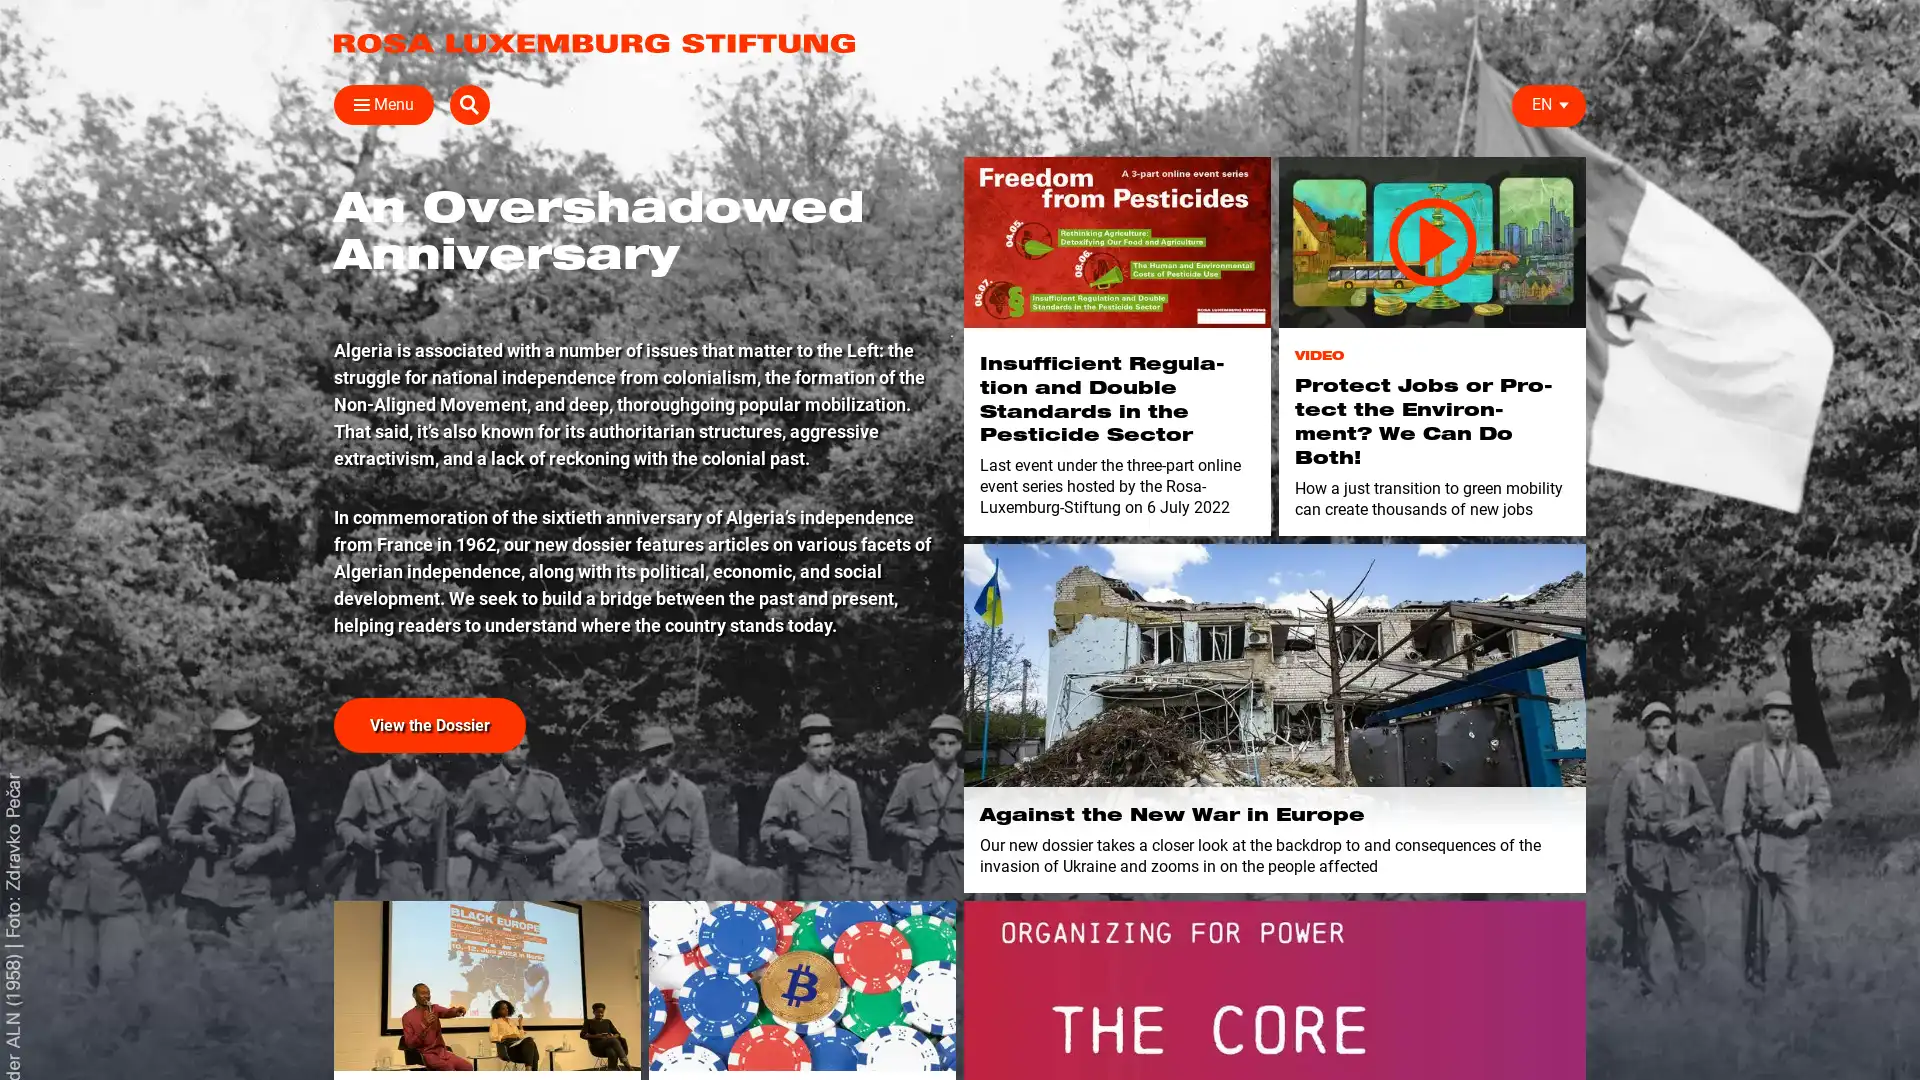 Image resolution: width=1920 pixels, height=1080 pixels. I want to click on Show more / less, so click(637, 363).